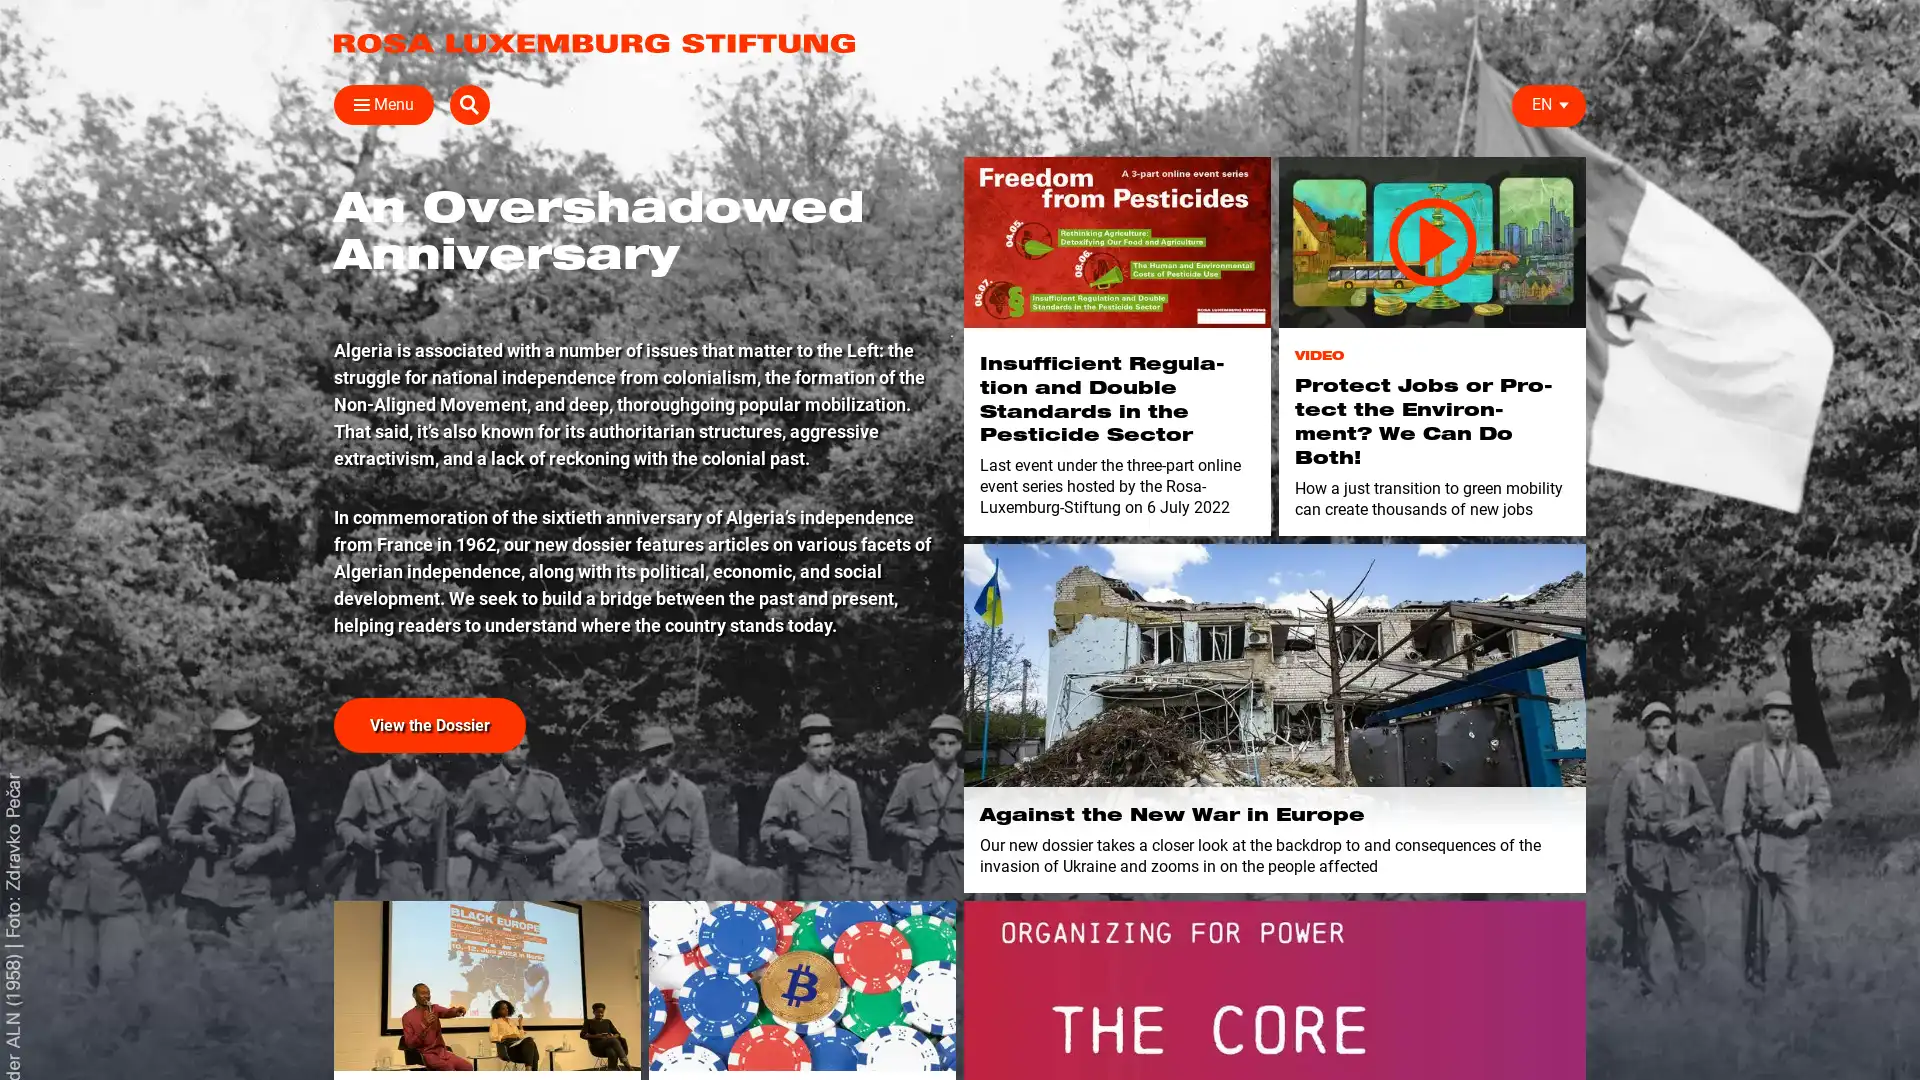 Image resolution: width=1920 pixels, height=1080 pixels. I want to click on Show more / less, so click(637, 363).